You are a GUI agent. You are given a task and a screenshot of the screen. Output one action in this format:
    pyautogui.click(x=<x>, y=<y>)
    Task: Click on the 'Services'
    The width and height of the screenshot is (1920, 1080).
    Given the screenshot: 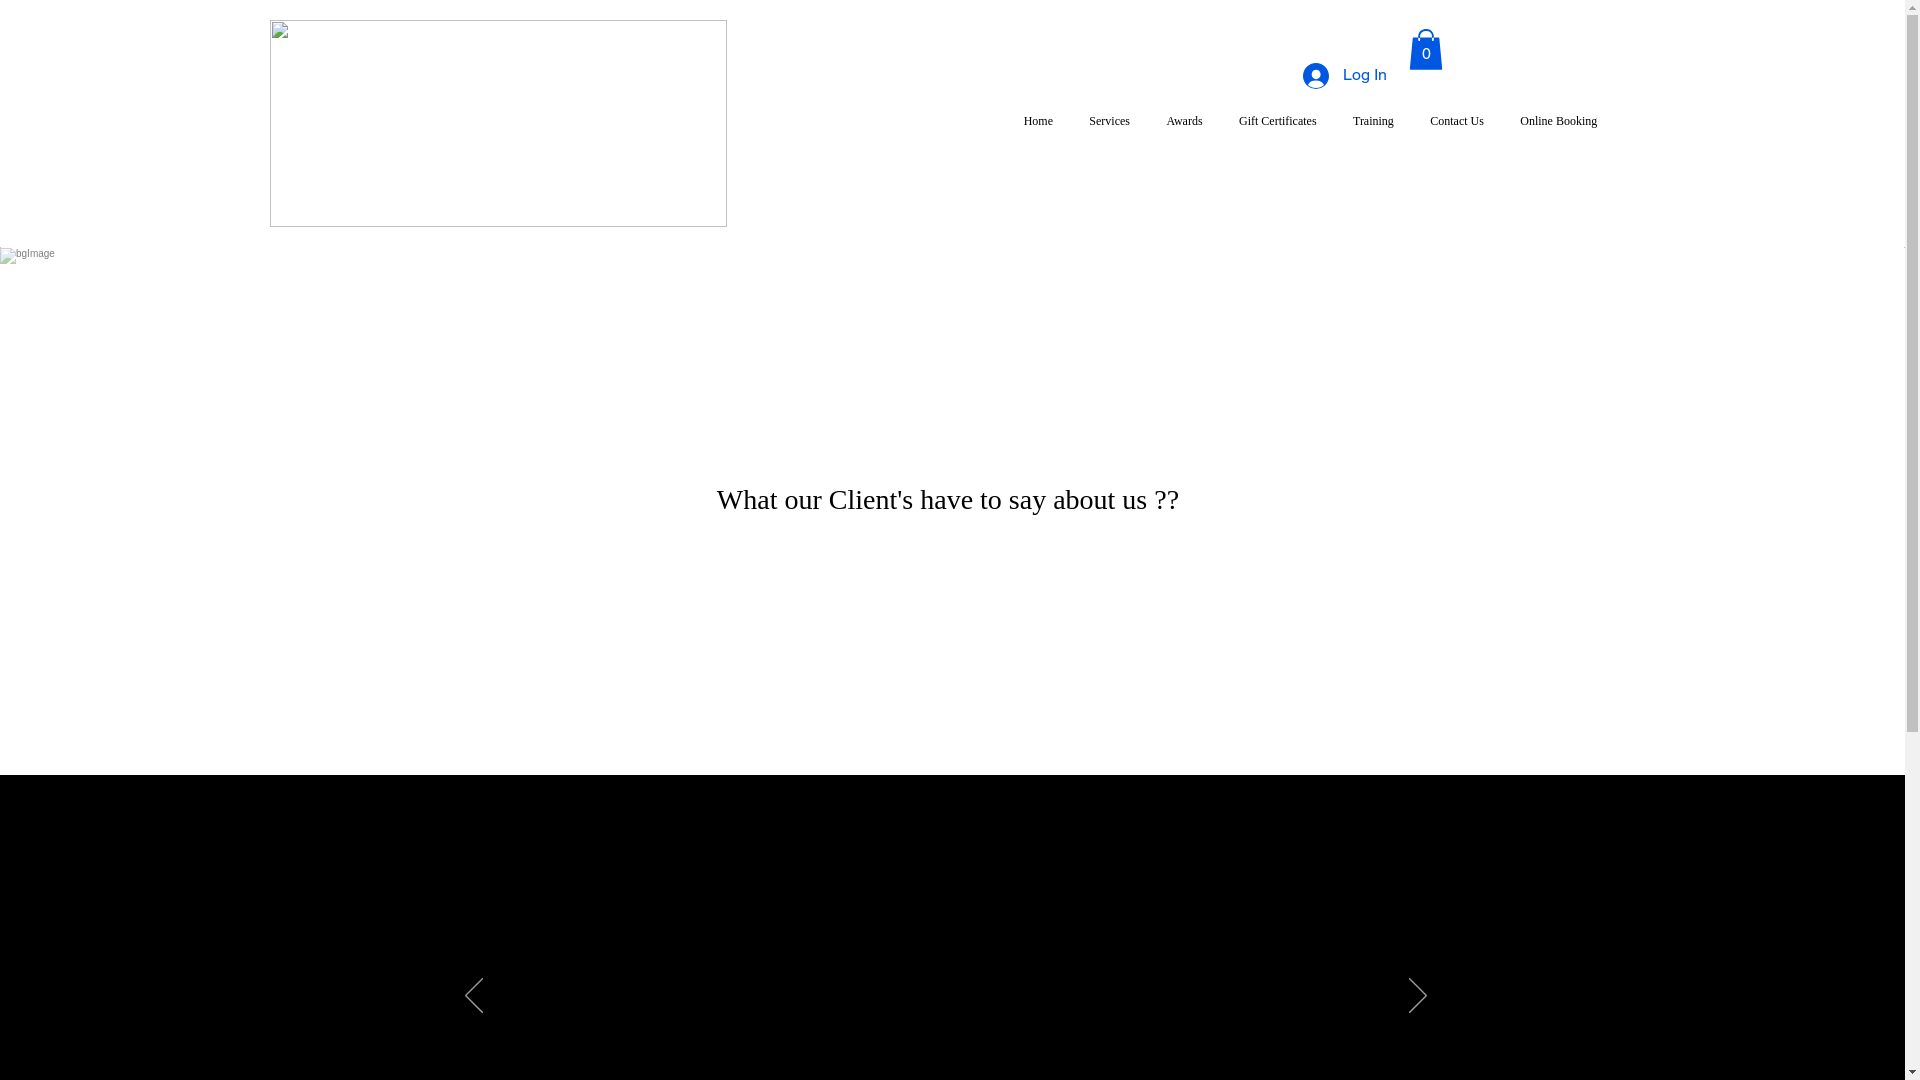 What is the action you would take?
    pyautogui.click(x=1108, y=120)
    